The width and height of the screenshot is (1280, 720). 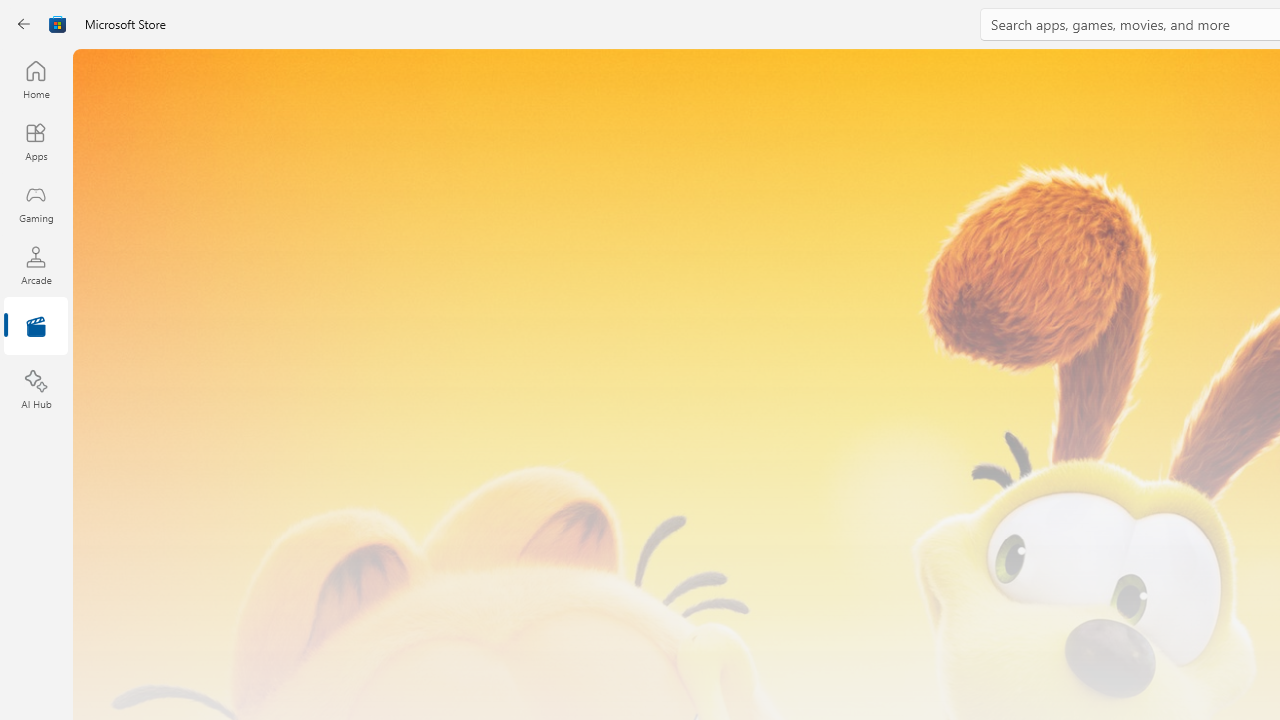 What do you see at coordinates (35, 264) in the screenshot?
I see `'Arcade'` at bounding box center [35, 264].